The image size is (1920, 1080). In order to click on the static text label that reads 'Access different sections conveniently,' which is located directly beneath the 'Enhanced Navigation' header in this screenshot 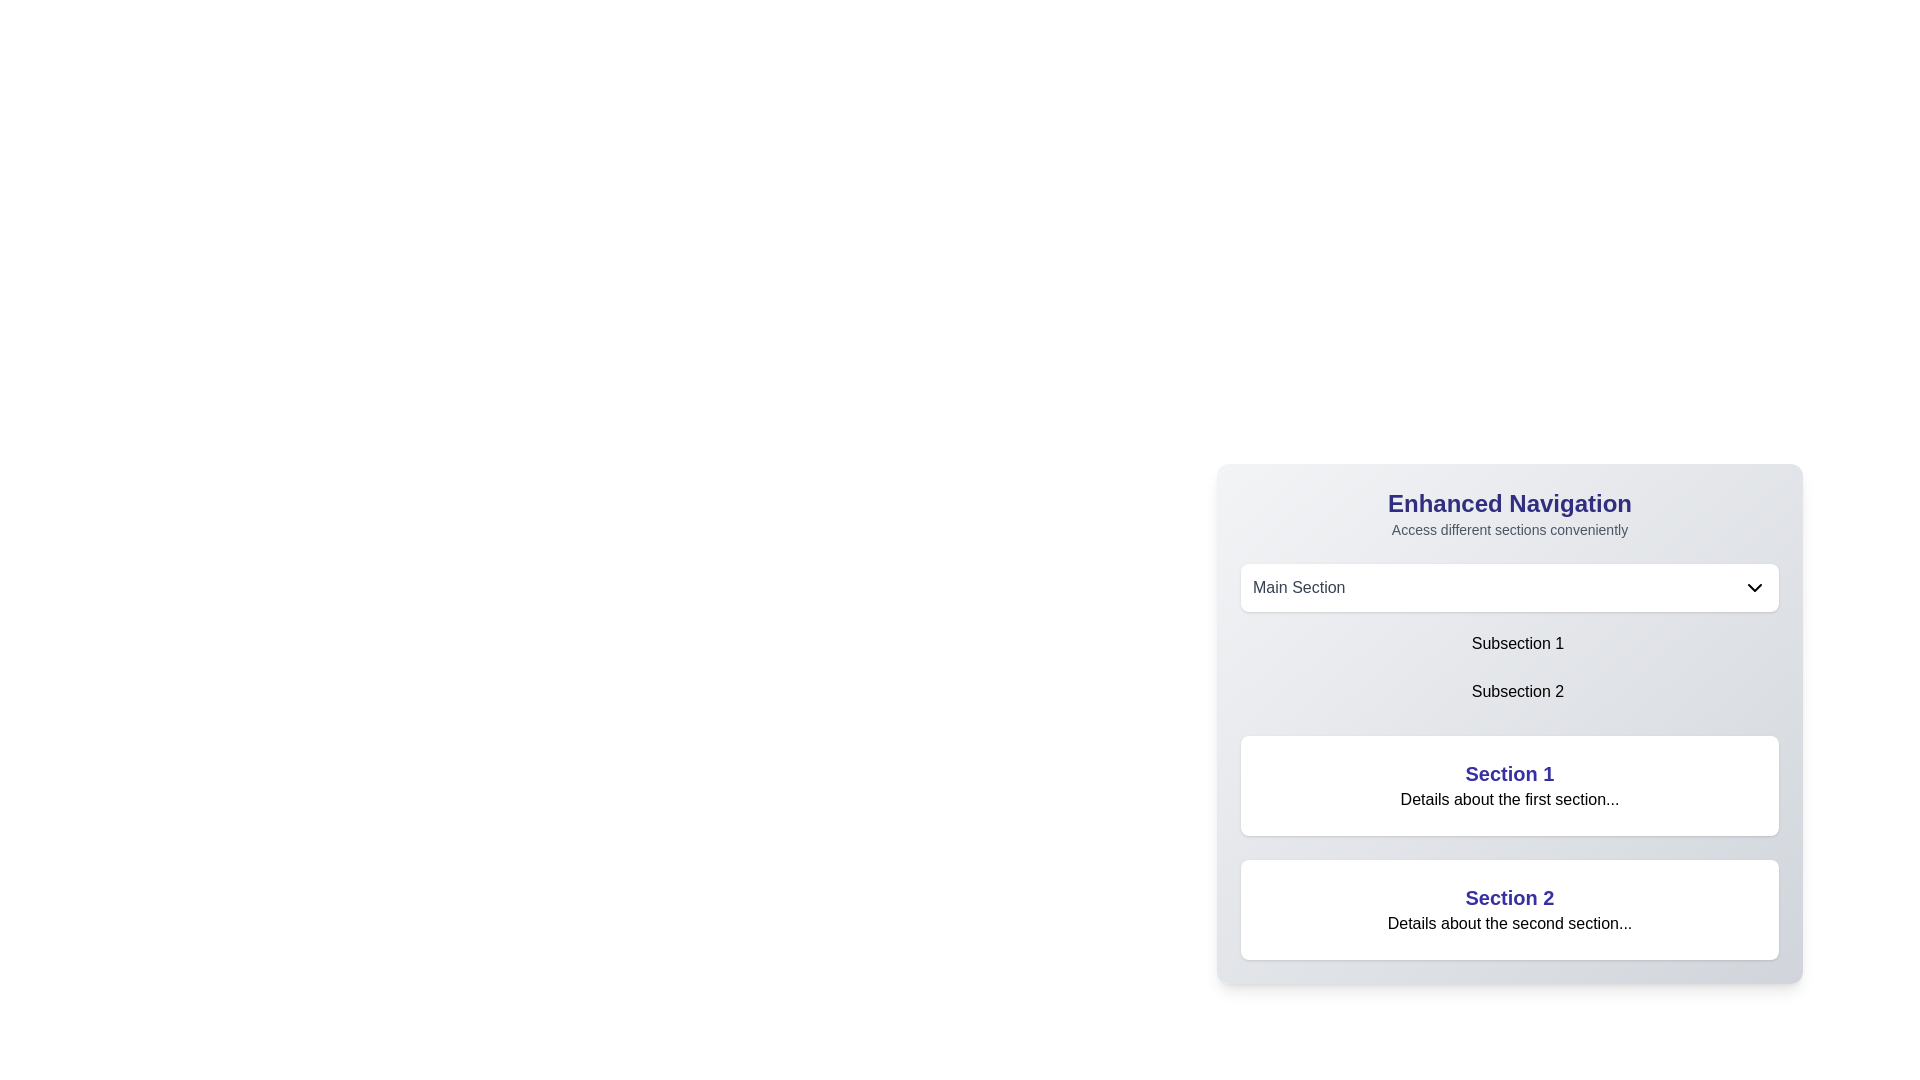, I will do `click(1510, 528)`.